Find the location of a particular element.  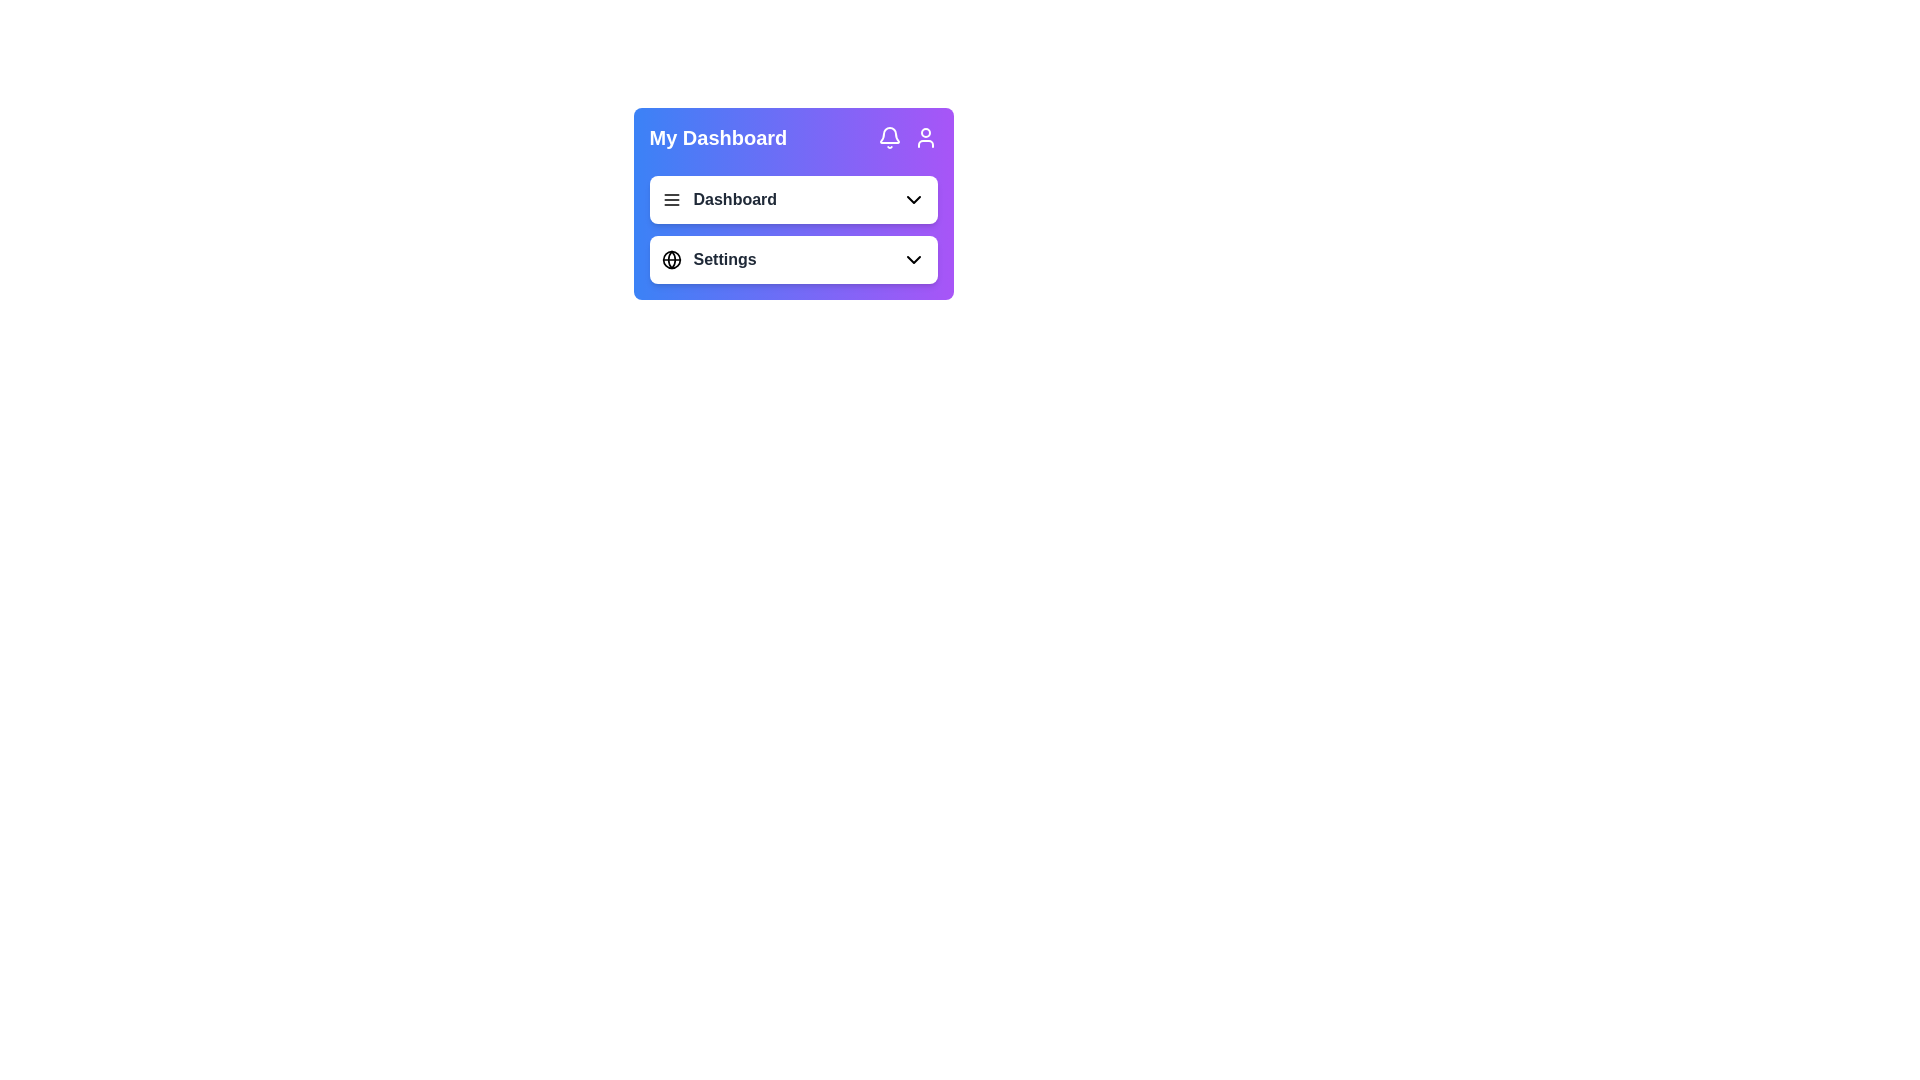

the 'Dashboard' row in the navigation menu is located at coordinates (792, 204).